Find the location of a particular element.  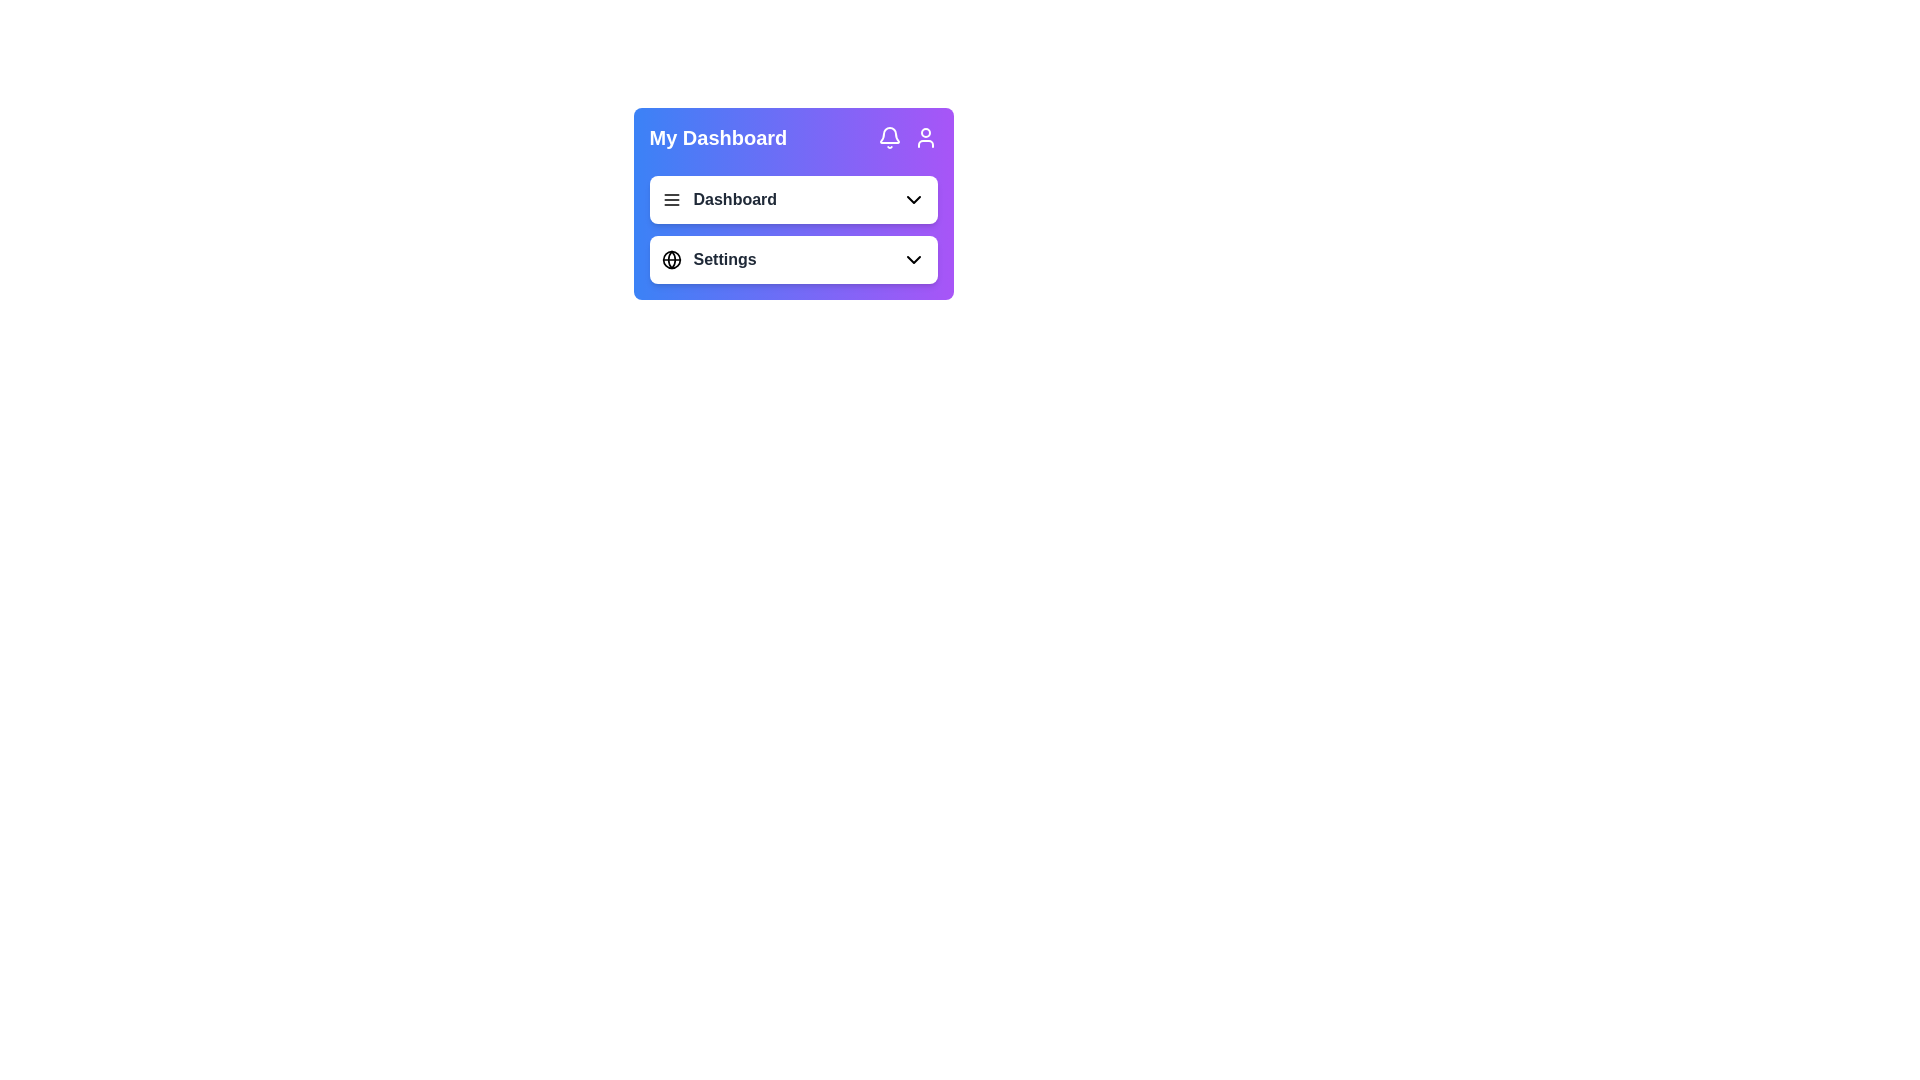

the 'Dashboard' row in the navigation menu is located at coordinates (792, 204).